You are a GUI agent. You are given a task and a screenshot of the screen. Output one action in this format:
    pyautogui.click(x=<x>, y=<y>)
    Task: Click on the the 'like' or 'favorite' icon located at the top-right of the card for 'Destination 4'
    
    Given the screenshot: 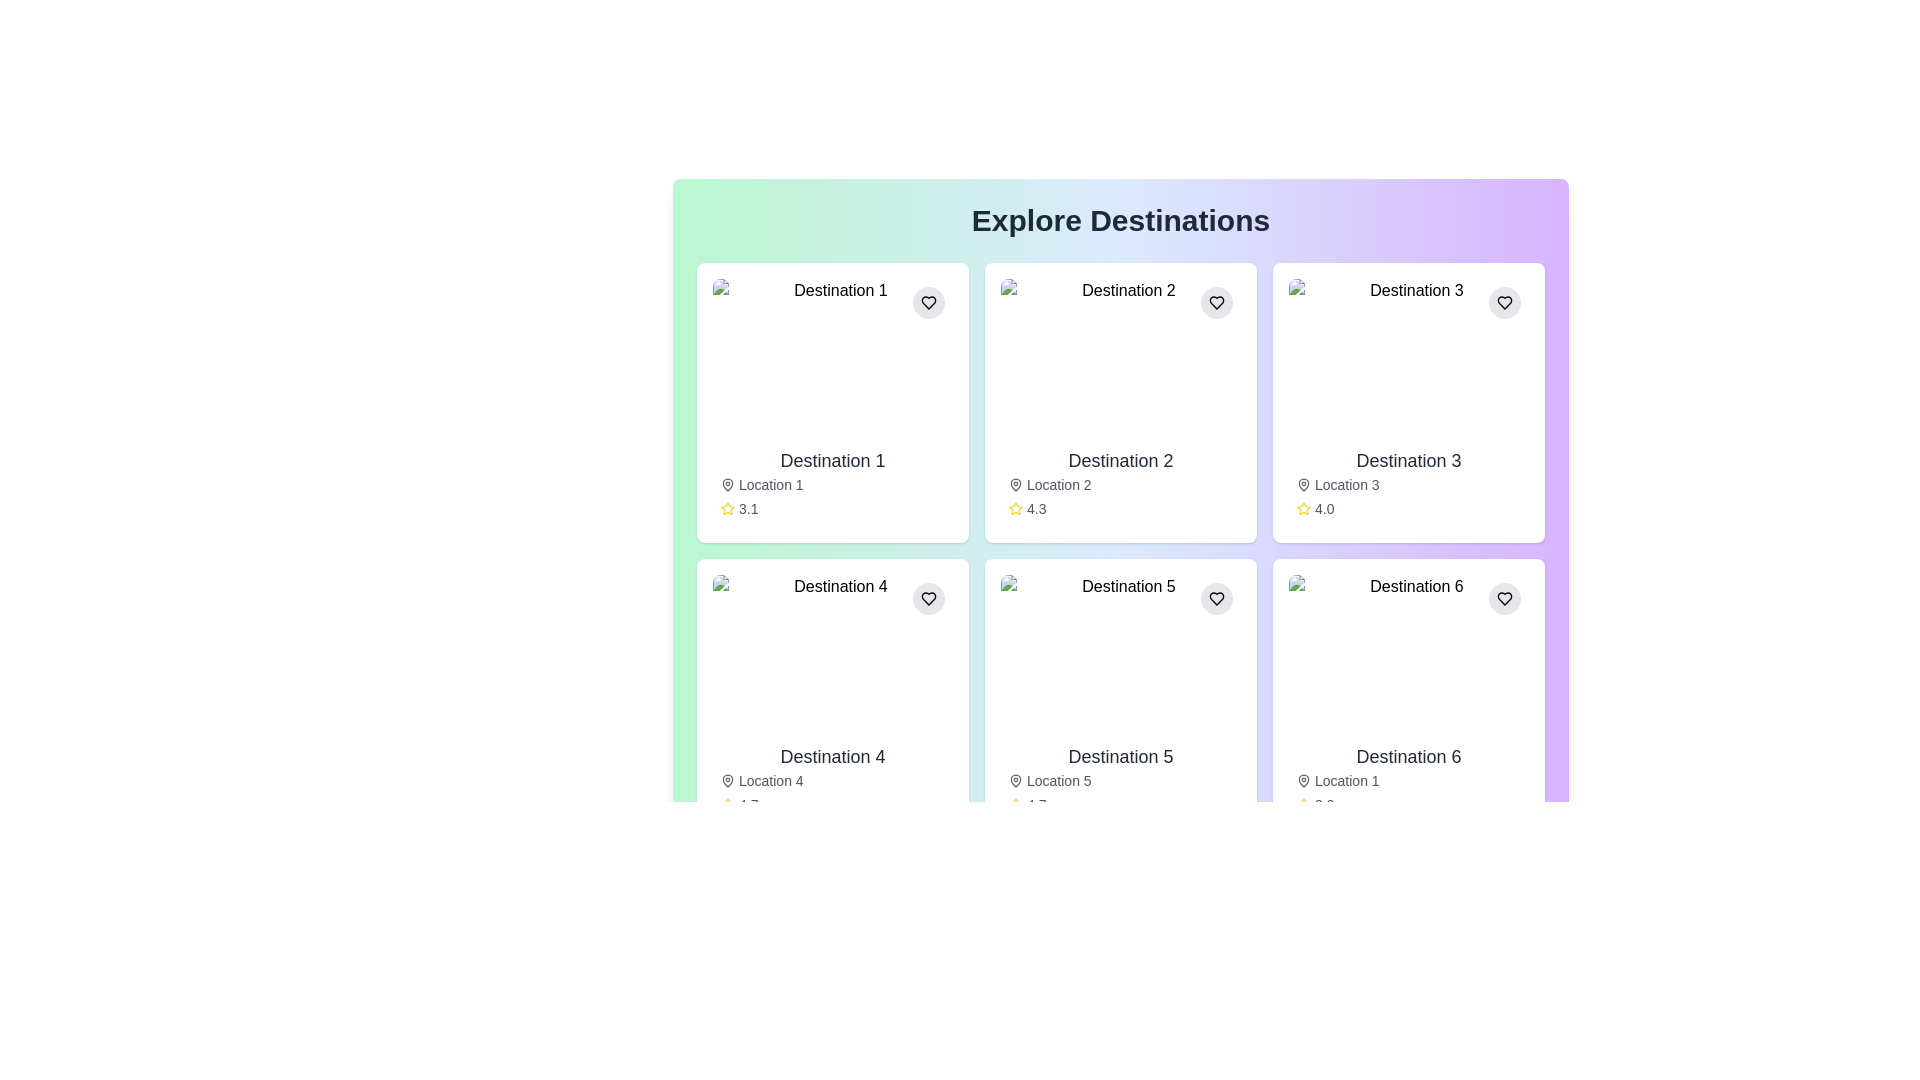 What is the action you would take?
    pyautogui.click(x=928, y=597)
    